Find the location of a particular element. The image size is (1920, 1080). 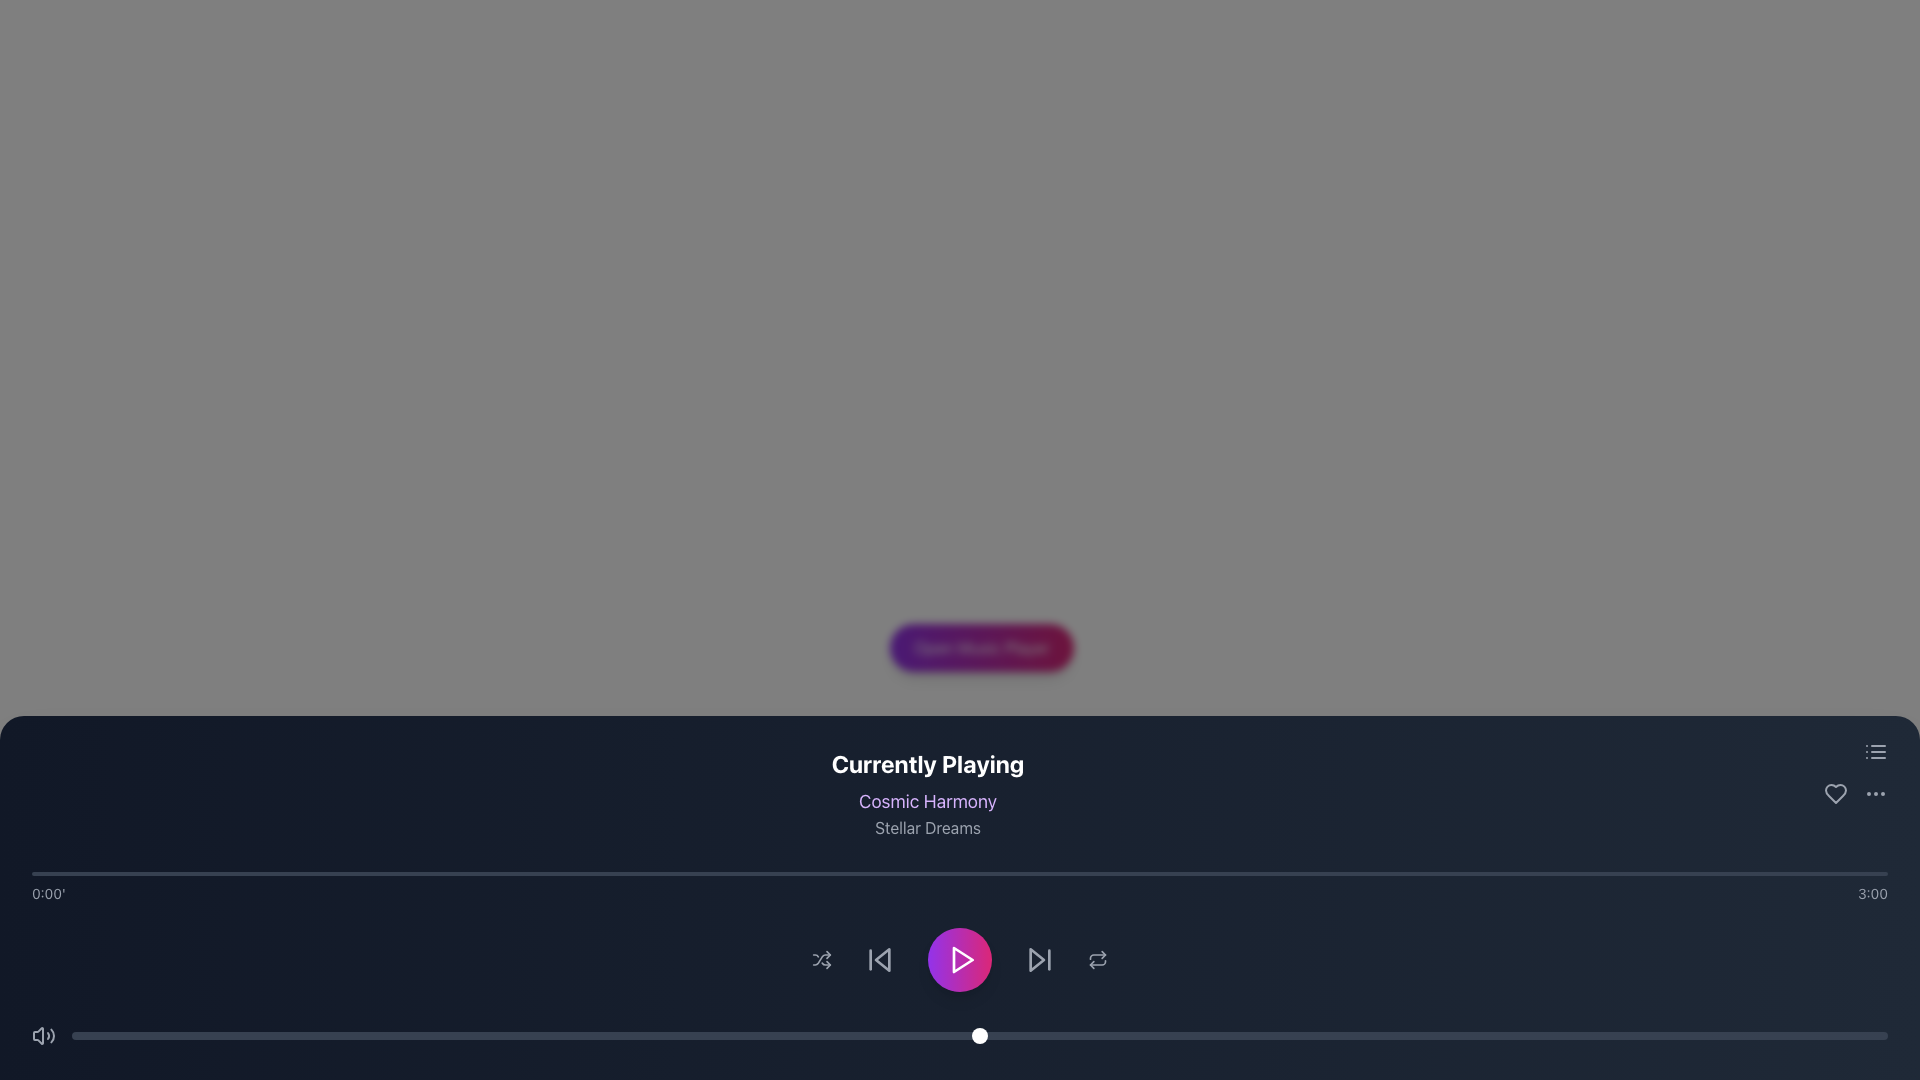

playback position is located at coordinates (1135, 873).